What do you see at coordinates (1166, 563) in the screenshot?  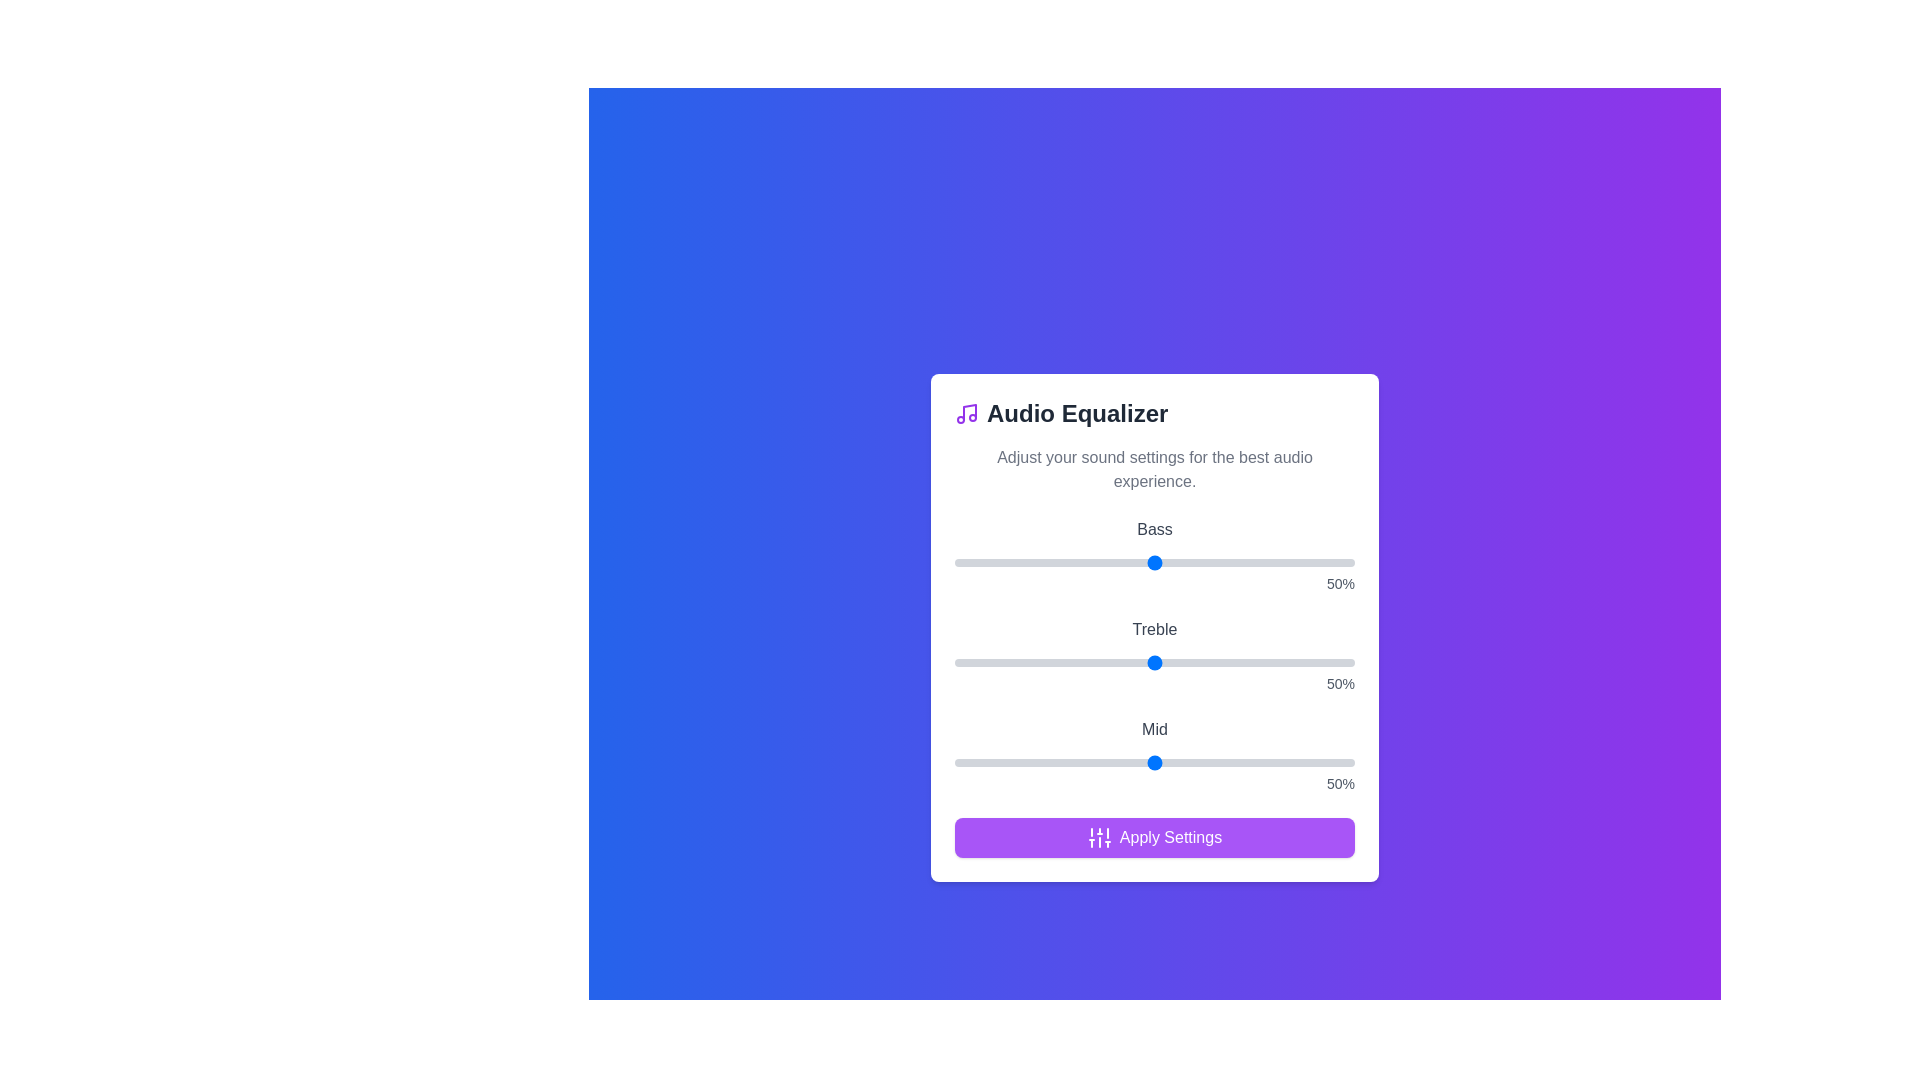 I see `the bass slider to 53%` at bounding box center [1166, 563].